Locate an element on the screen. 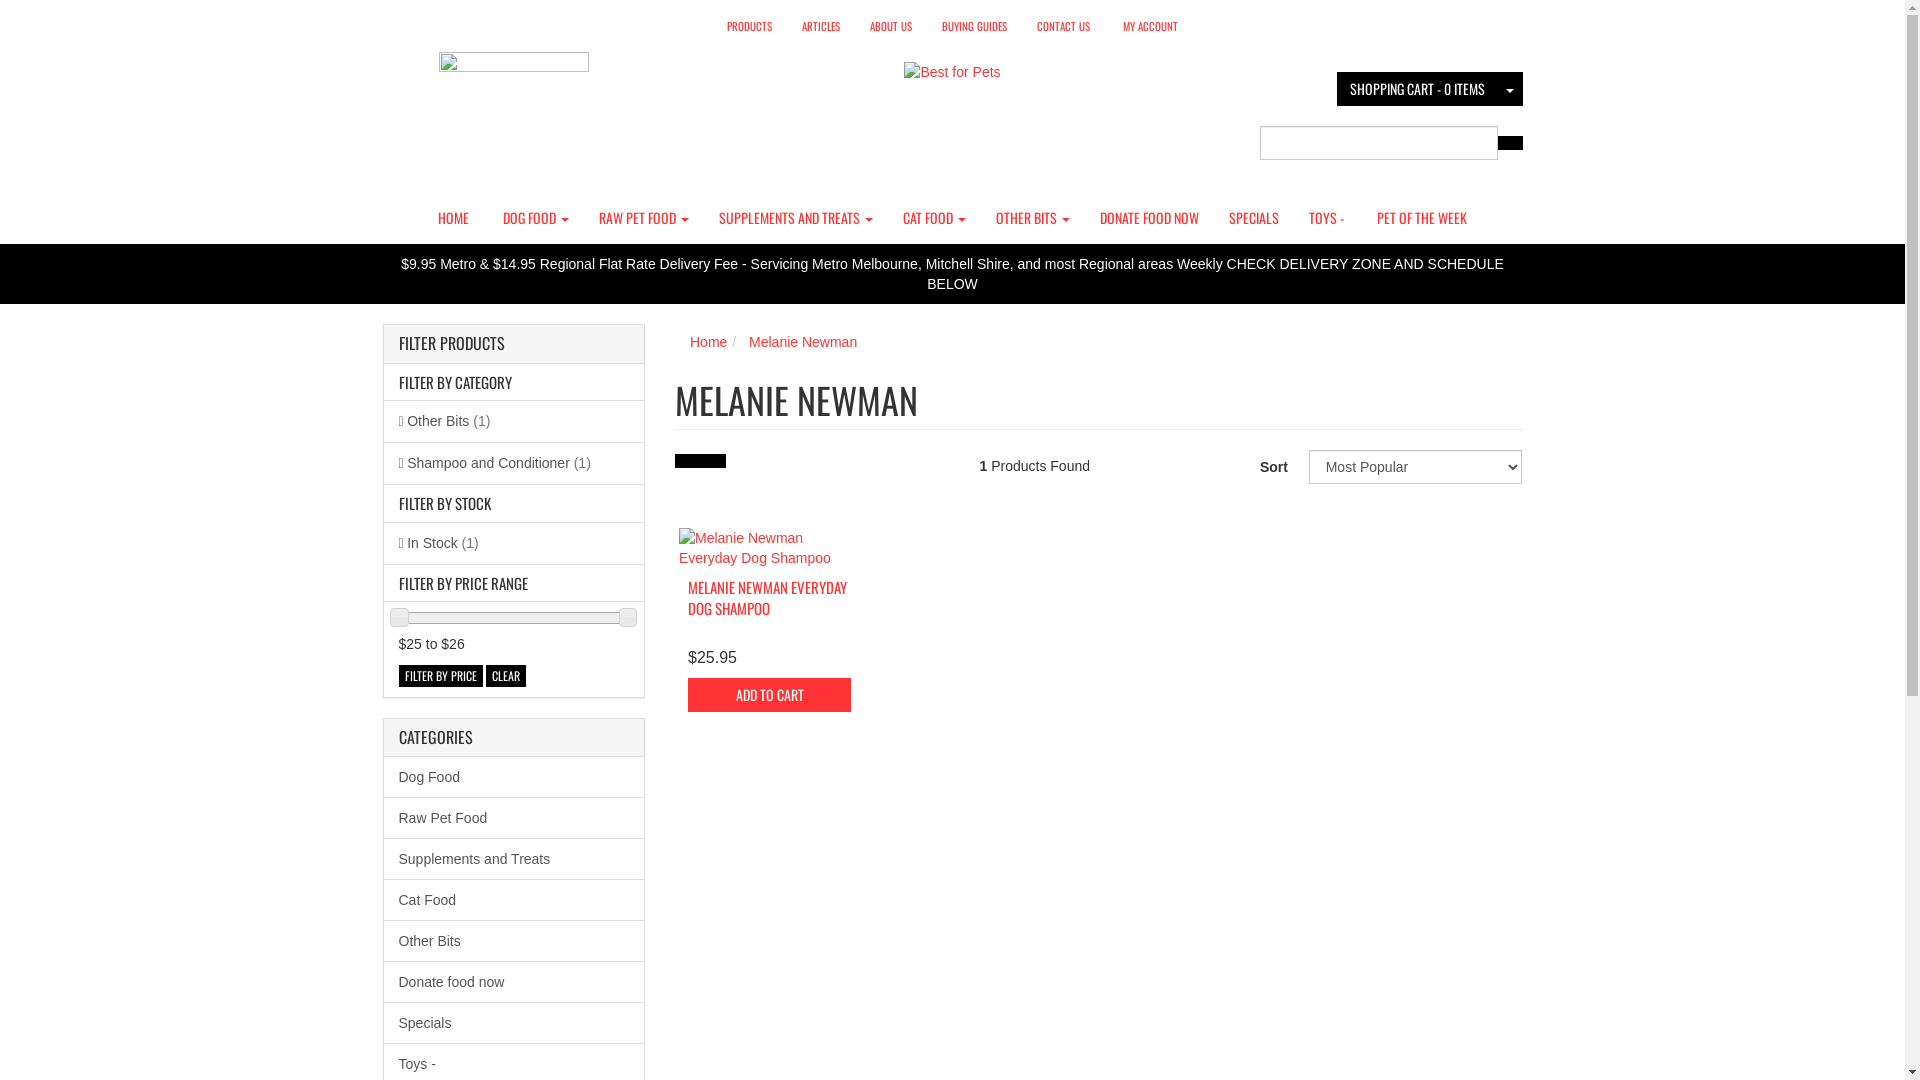  'PET OF THE WEEK' is located at coordinates (1361, 218).